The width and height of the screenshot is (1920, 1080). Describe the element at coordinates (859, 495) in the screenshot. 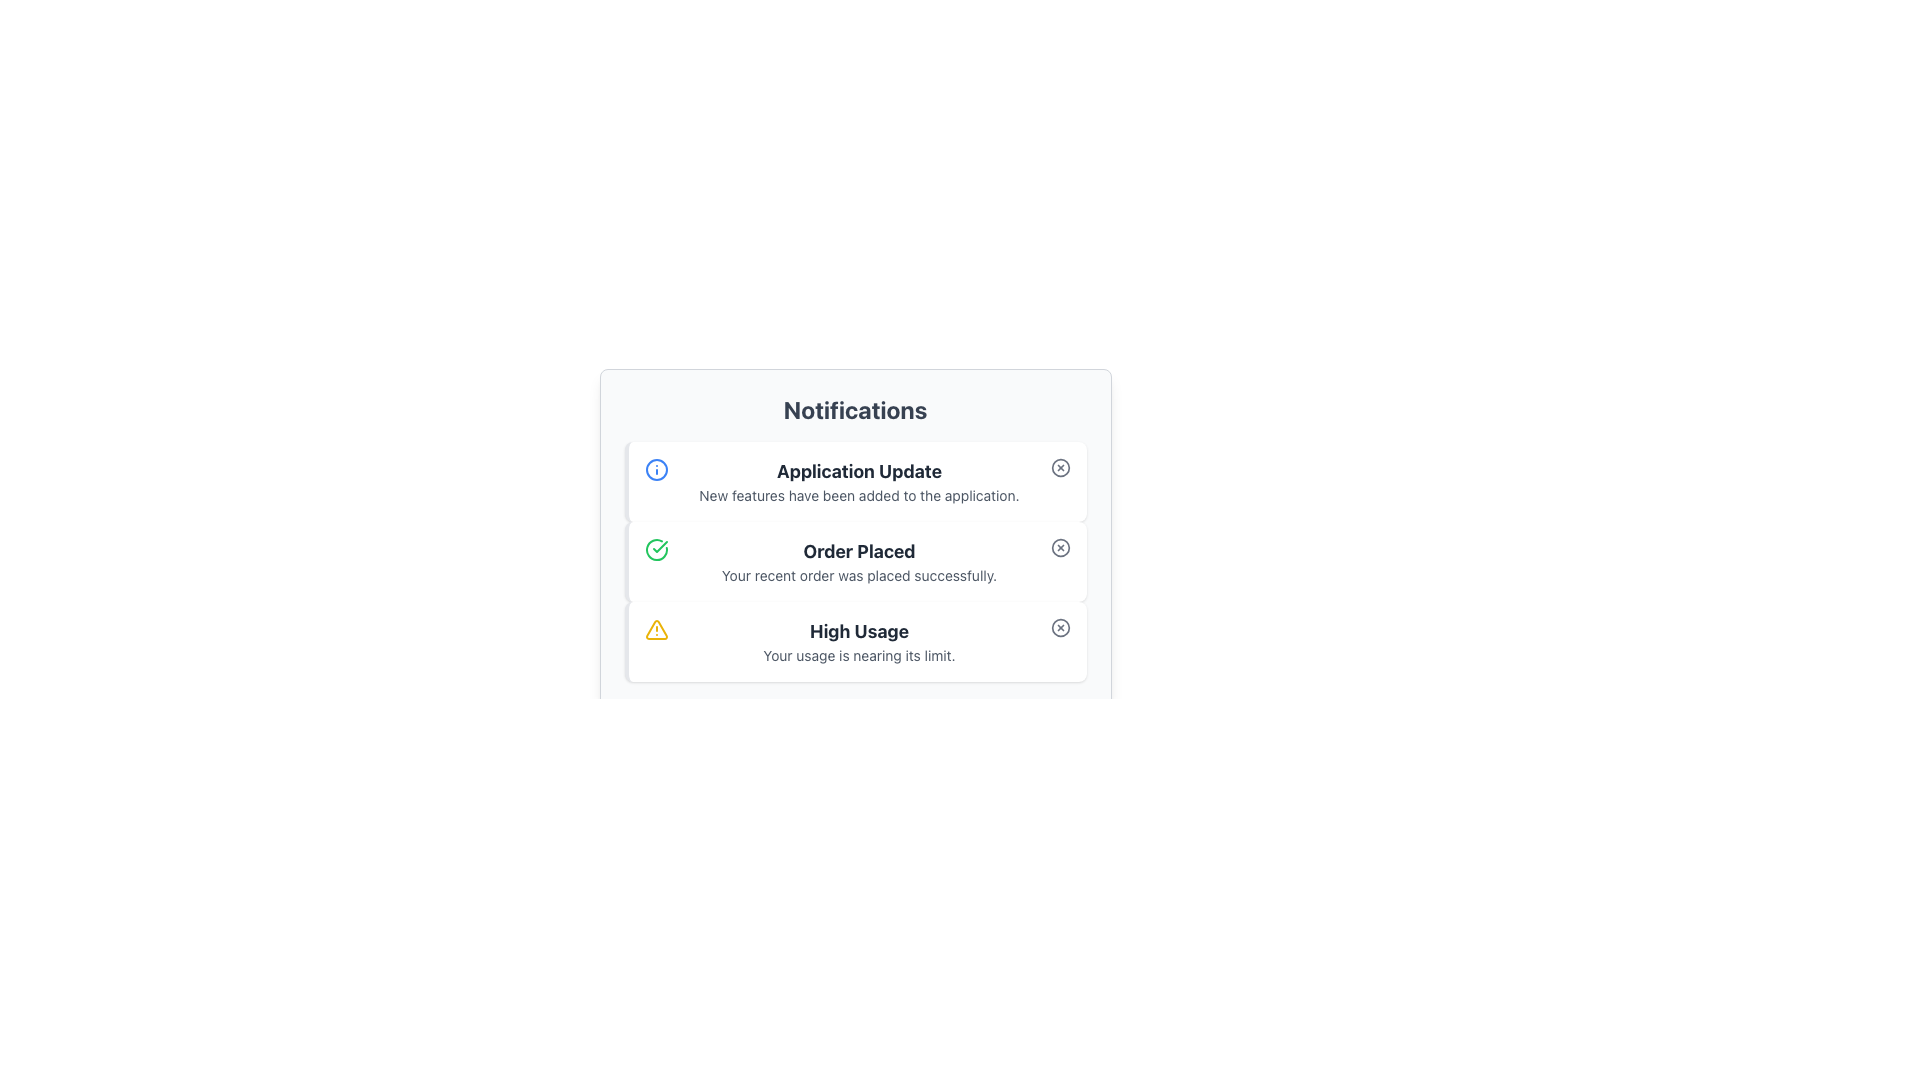

I see `the Text Label displaying 'New features have been added to the application.' which is styled in gray and located under the 'Application Update' title within the notification card` at that location.